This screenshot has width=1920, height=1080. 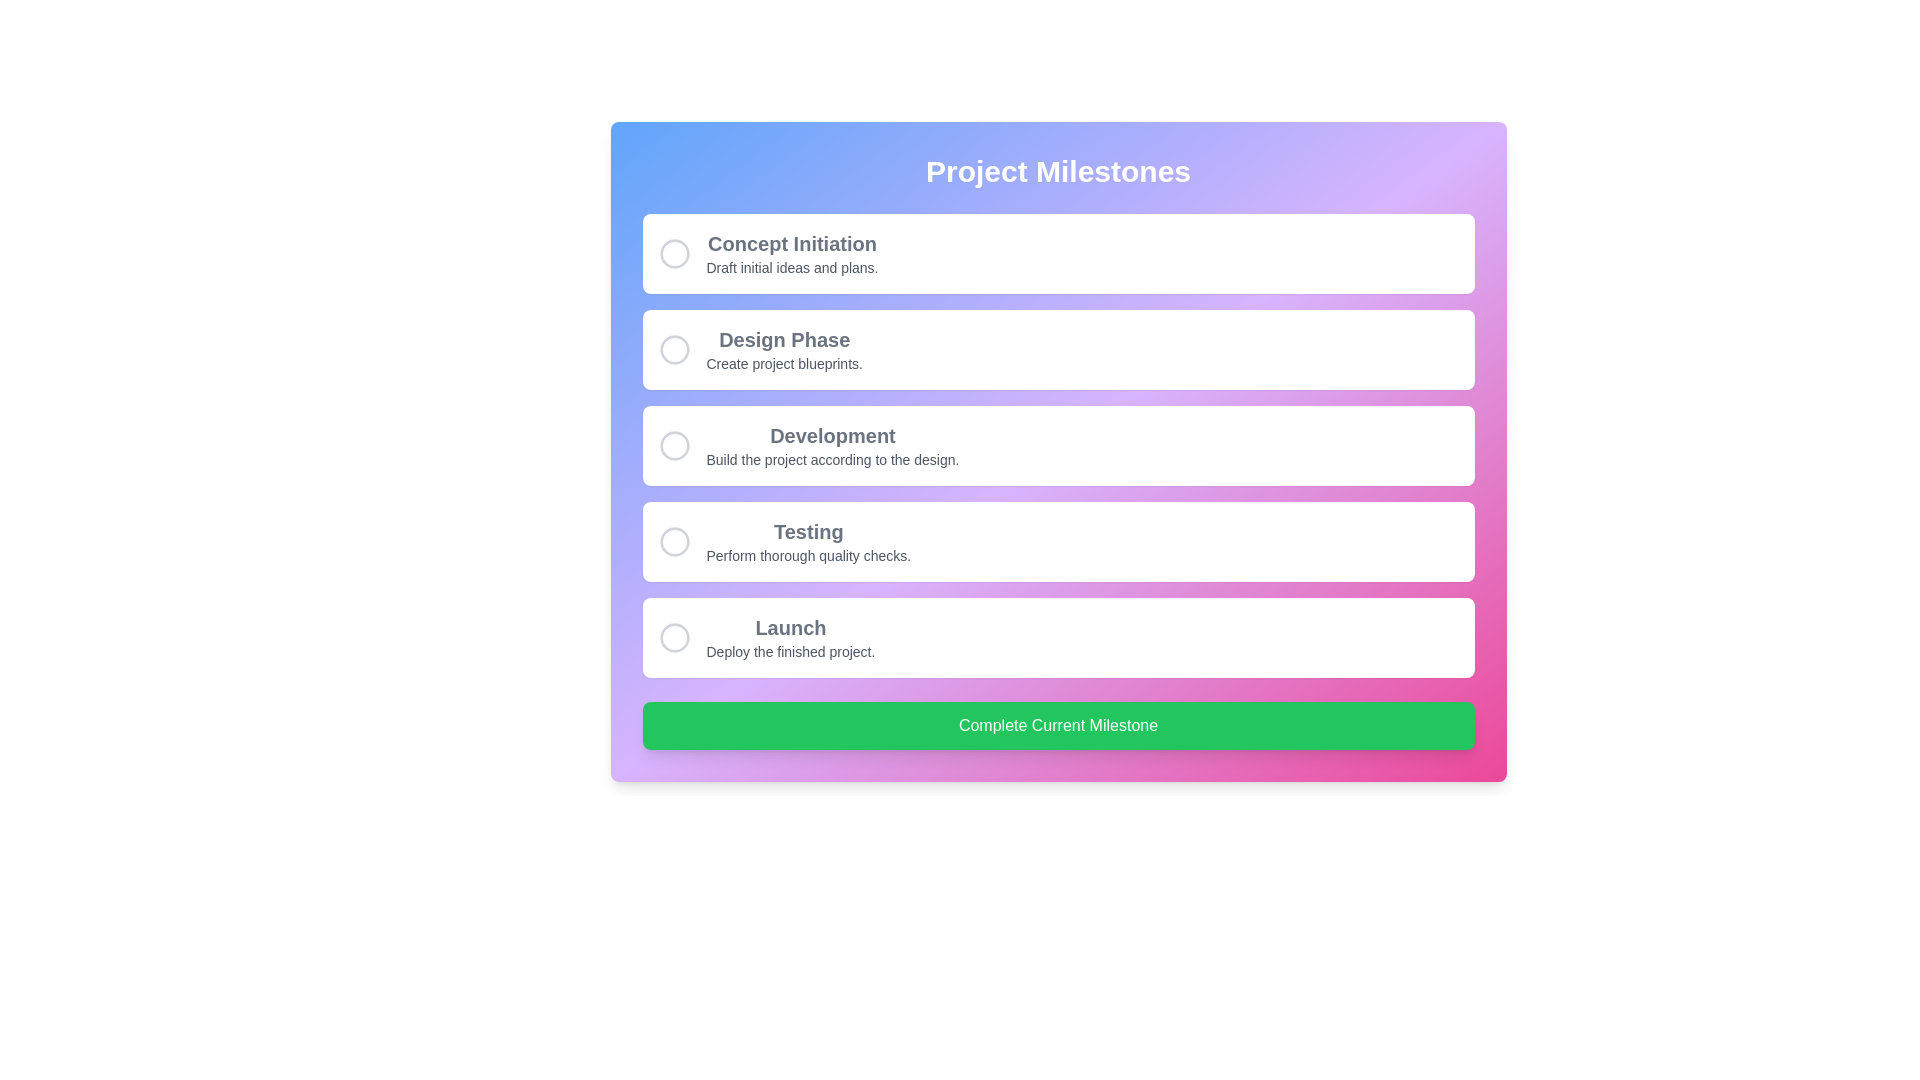 I want to click on the SVG Circle element located immediately to the left of the 'Concept Initiation' milestone, which features a light gray outline, so click(x=674, y=253).